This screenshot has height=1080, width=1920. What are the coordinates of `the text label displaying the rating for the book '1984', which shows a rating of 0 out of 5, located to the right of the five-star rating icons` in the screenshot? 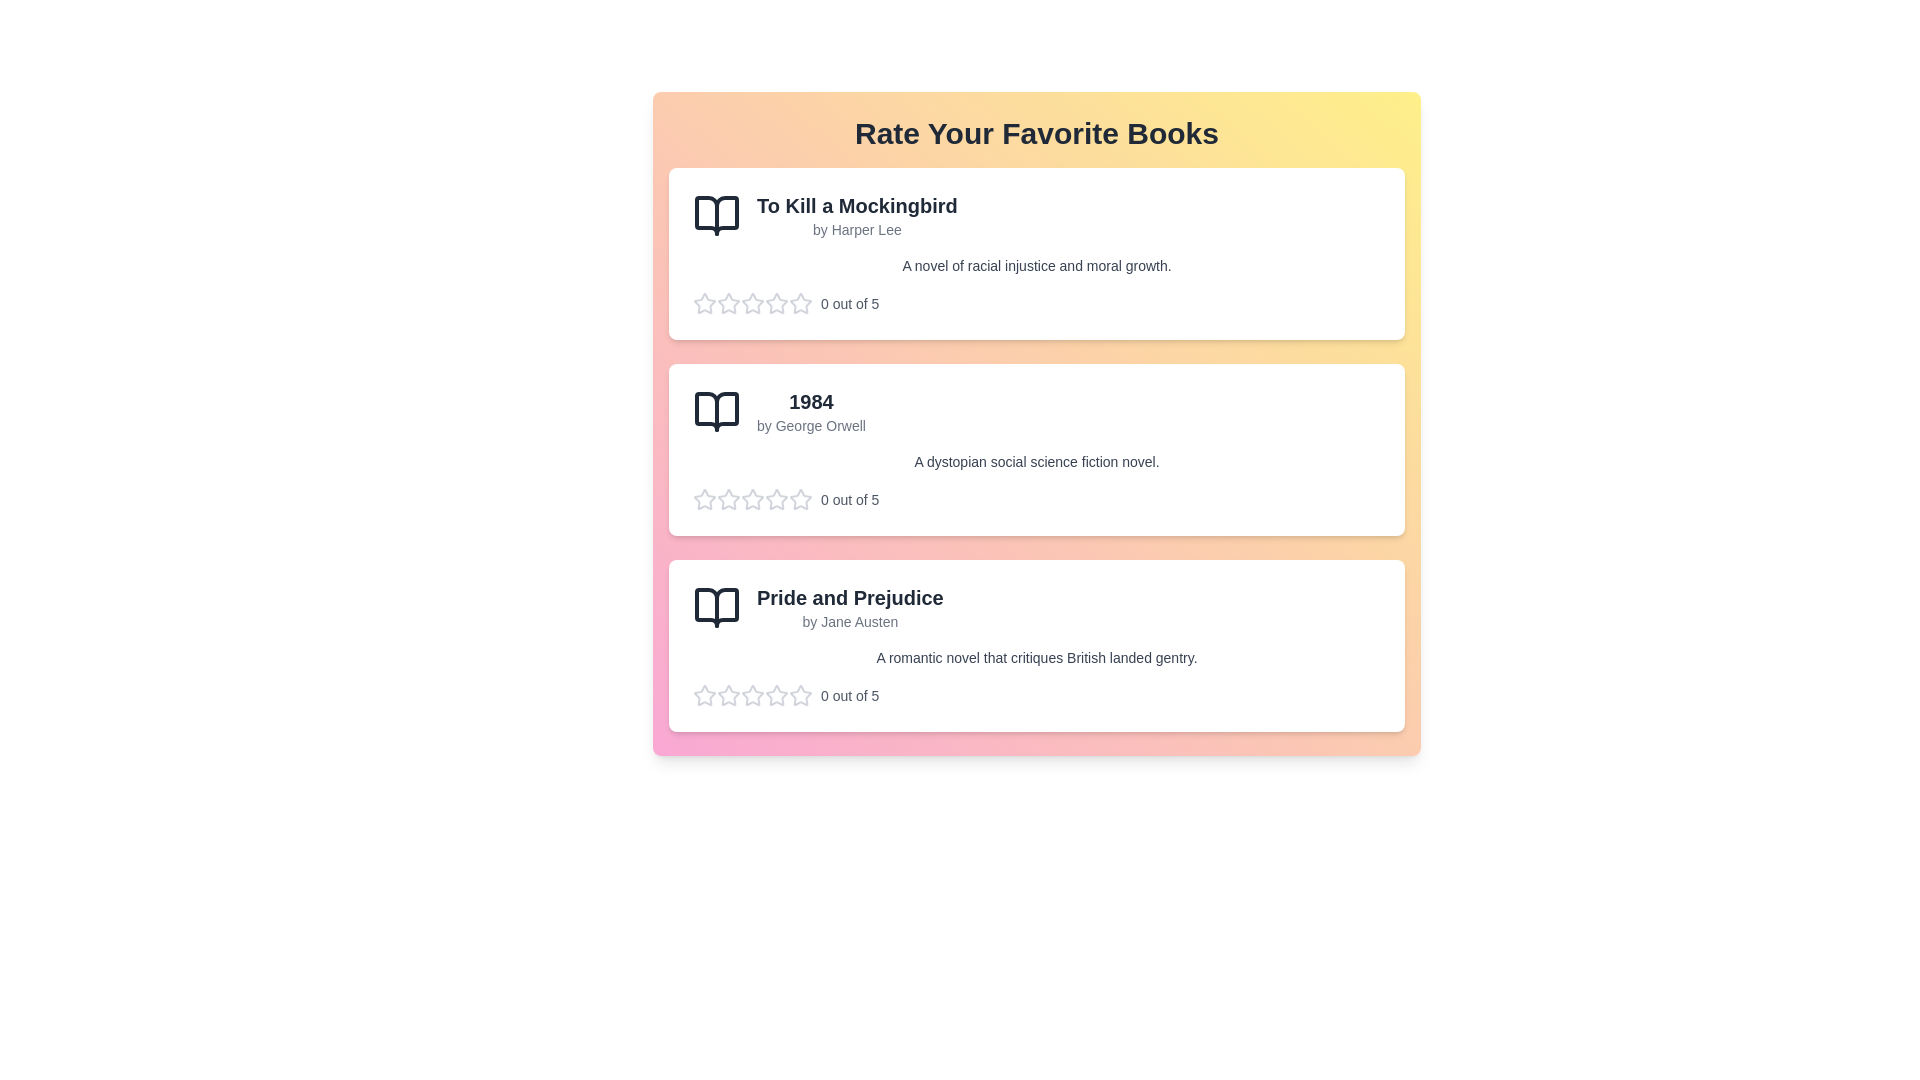 It's located at (850, 499).